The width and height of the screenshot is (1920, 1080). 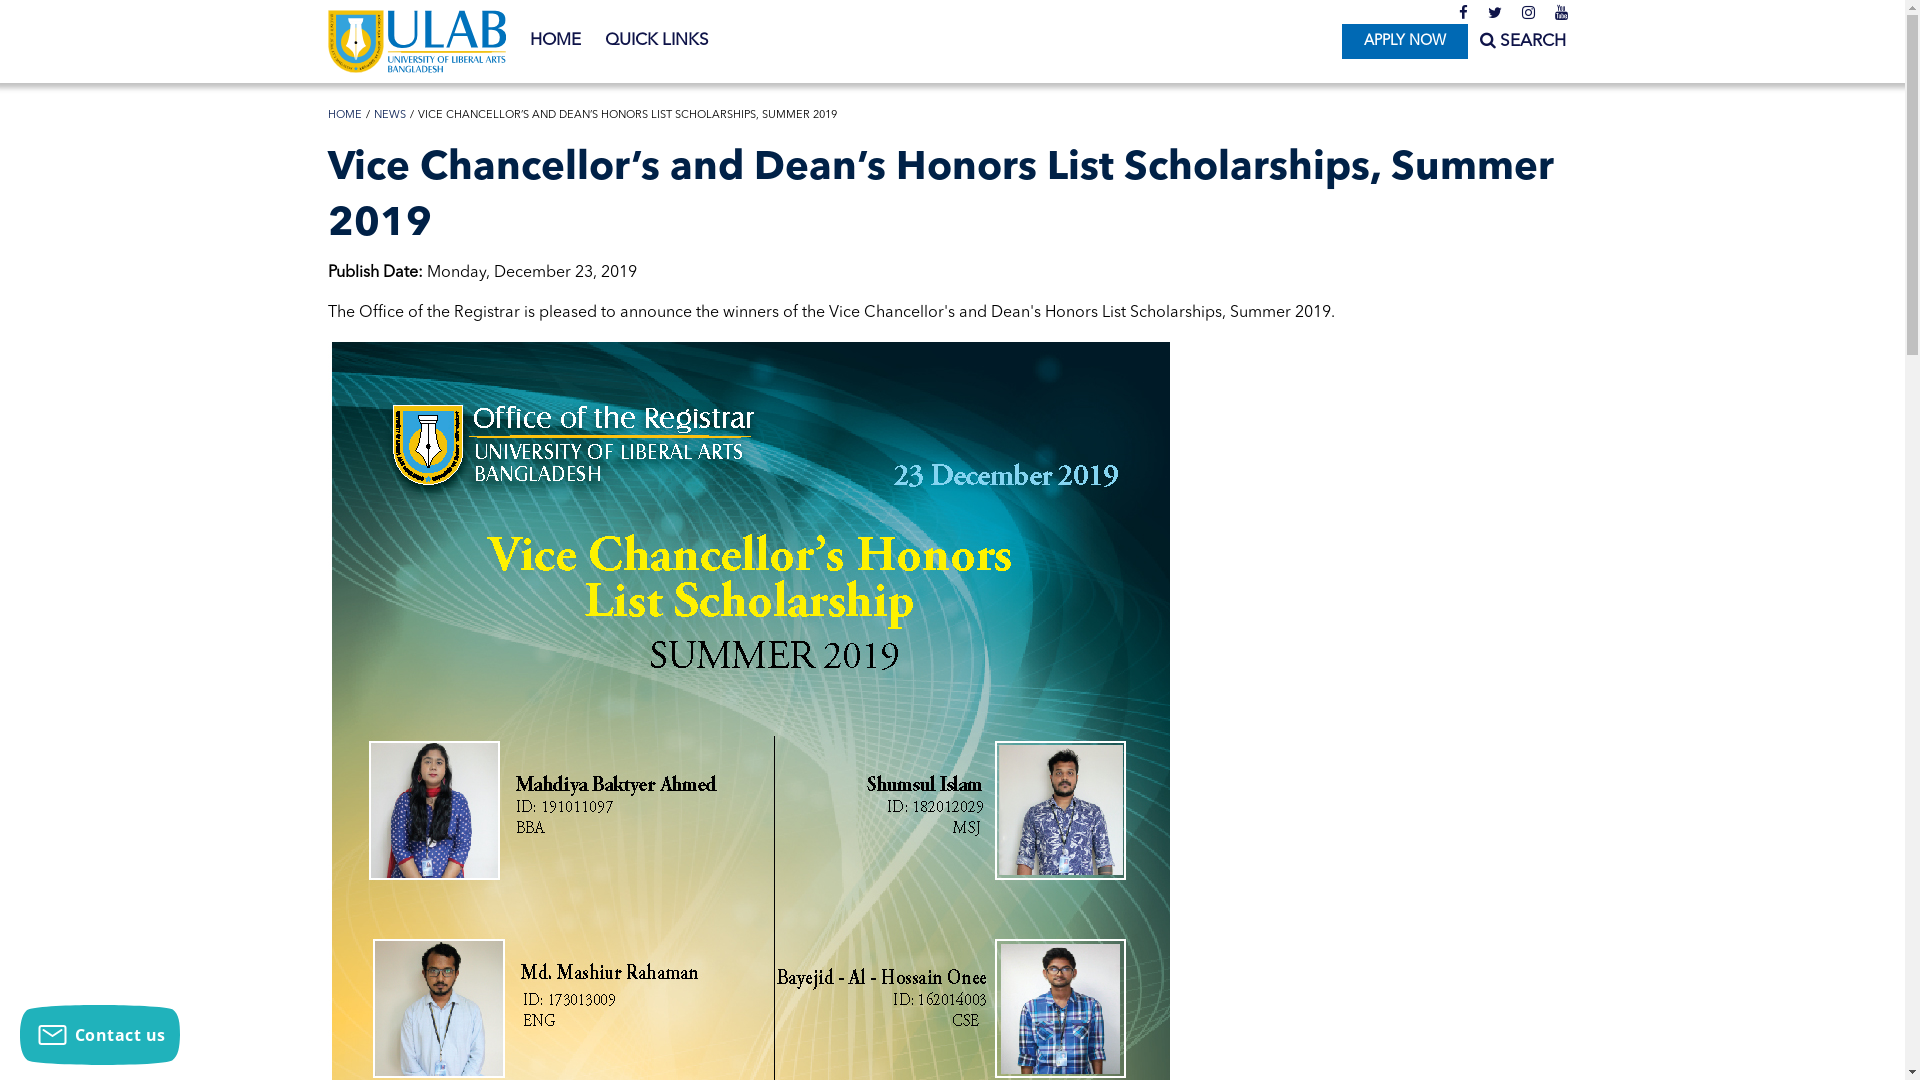 I want to click on 'QUICK LINKS', so click(x=656, y=41).